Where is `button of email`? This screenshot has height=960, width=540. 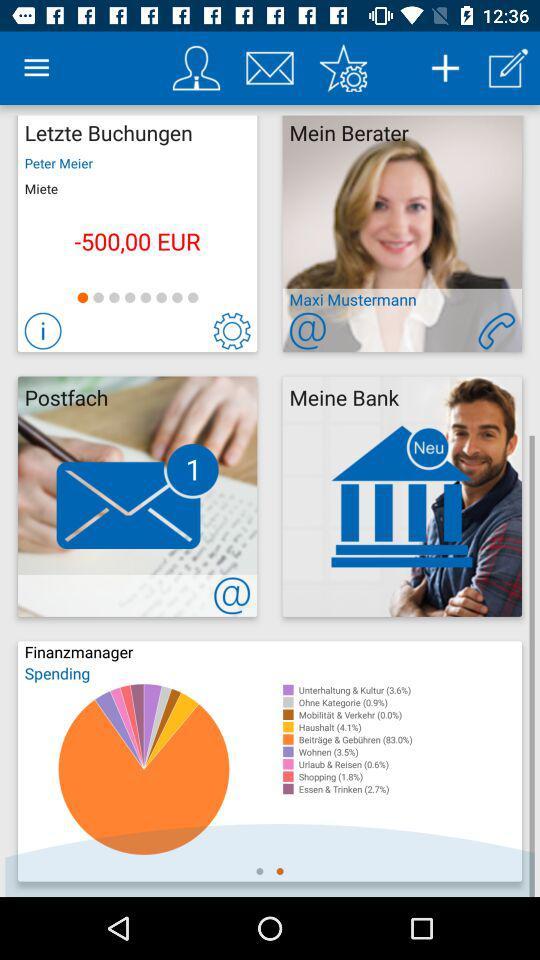 button of email is located at coordinates (307, 331).